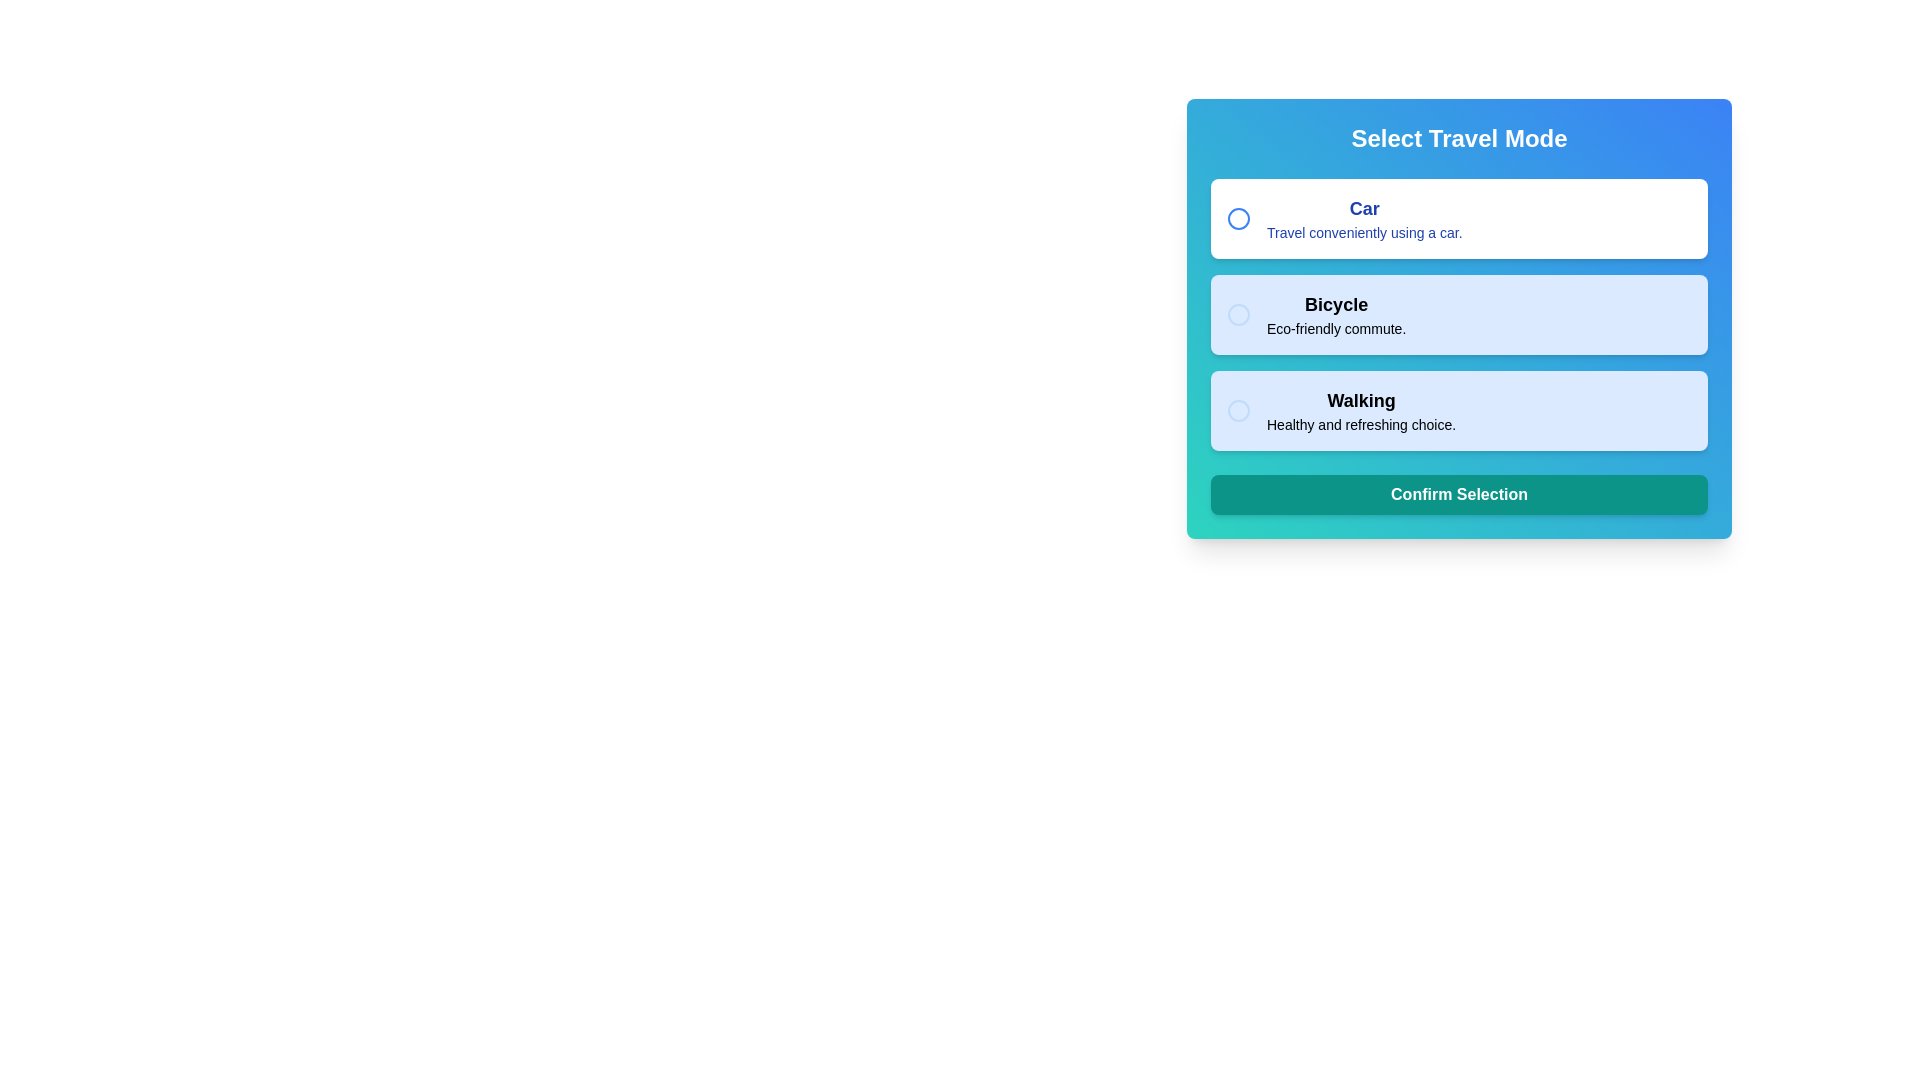 The height and width of the screenshot is (1080, 1920). I want to click on the confirmation button located at the bottom center of the travel options to finalize the selected travel mode, so click(1459, 494).